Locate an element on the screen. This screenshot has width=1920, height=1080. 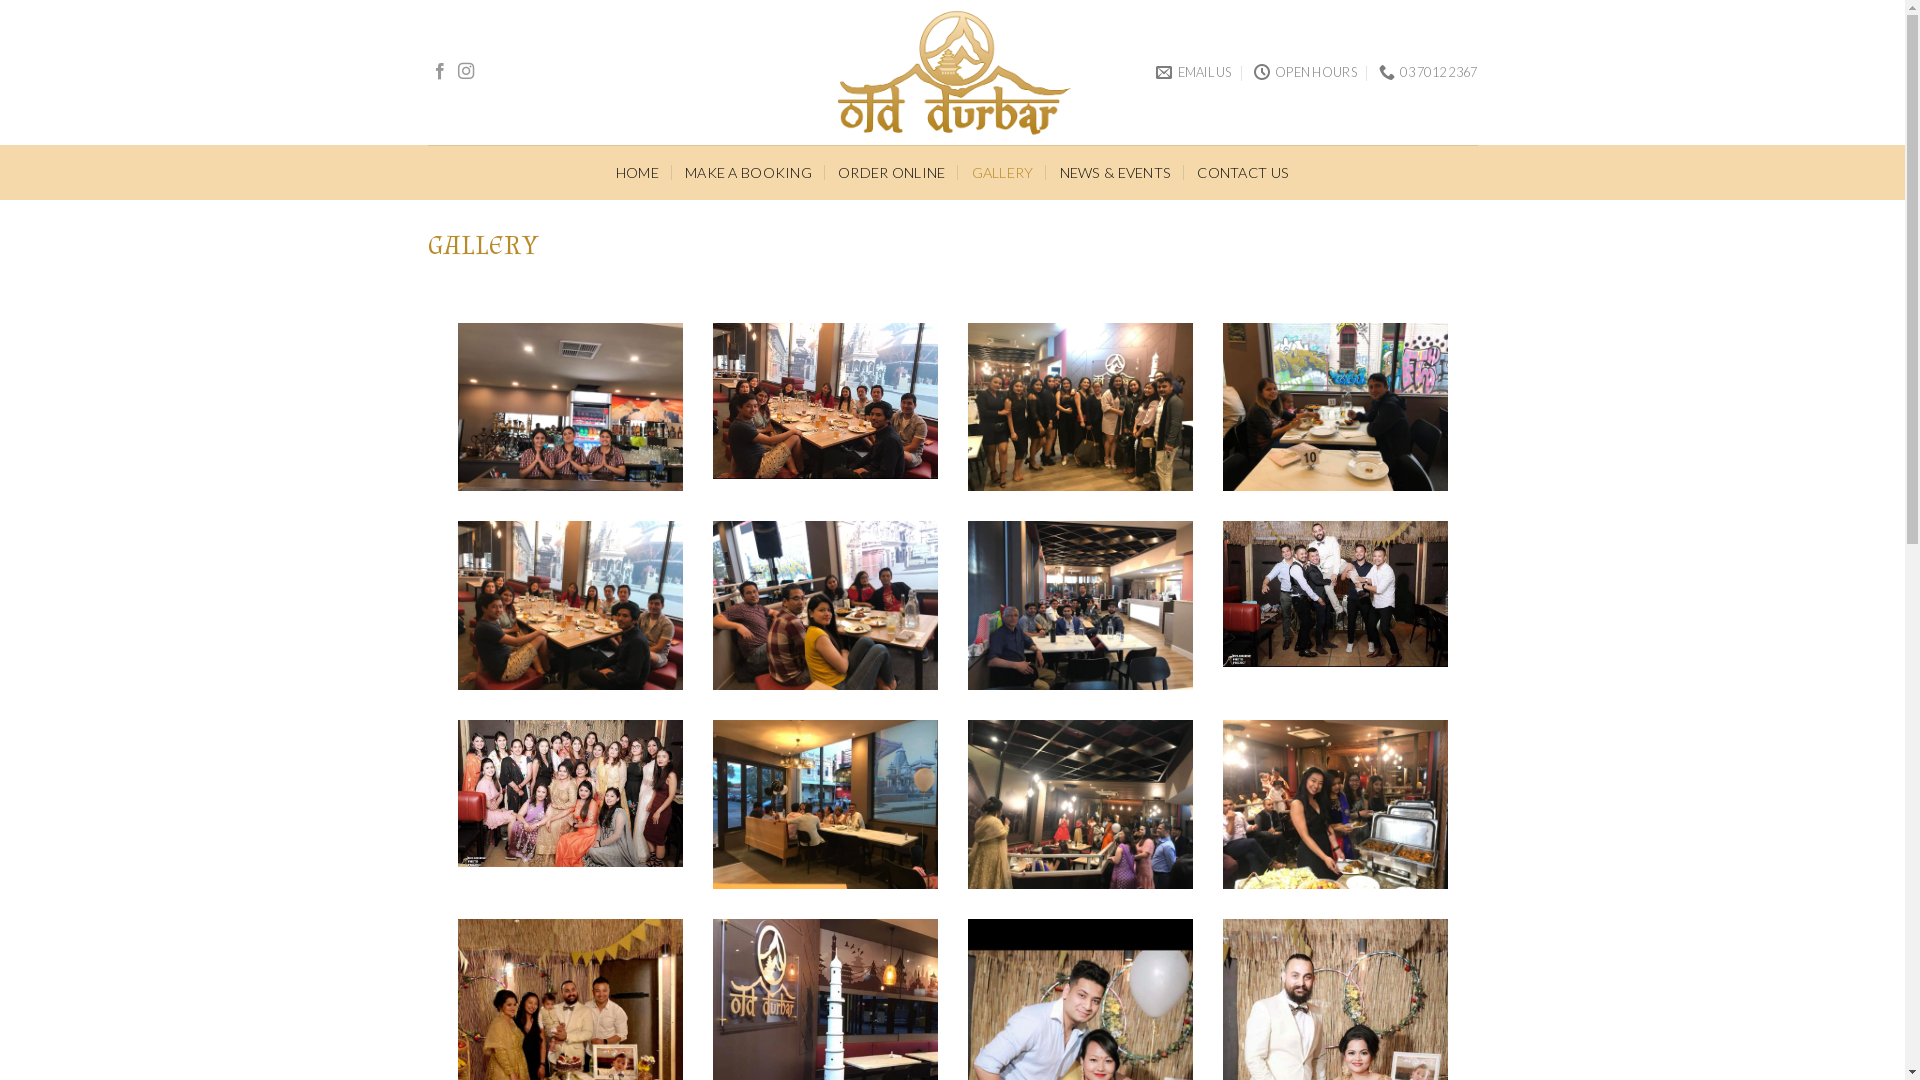
'ORDER ONLINE' is located at coordinates (838, 171).